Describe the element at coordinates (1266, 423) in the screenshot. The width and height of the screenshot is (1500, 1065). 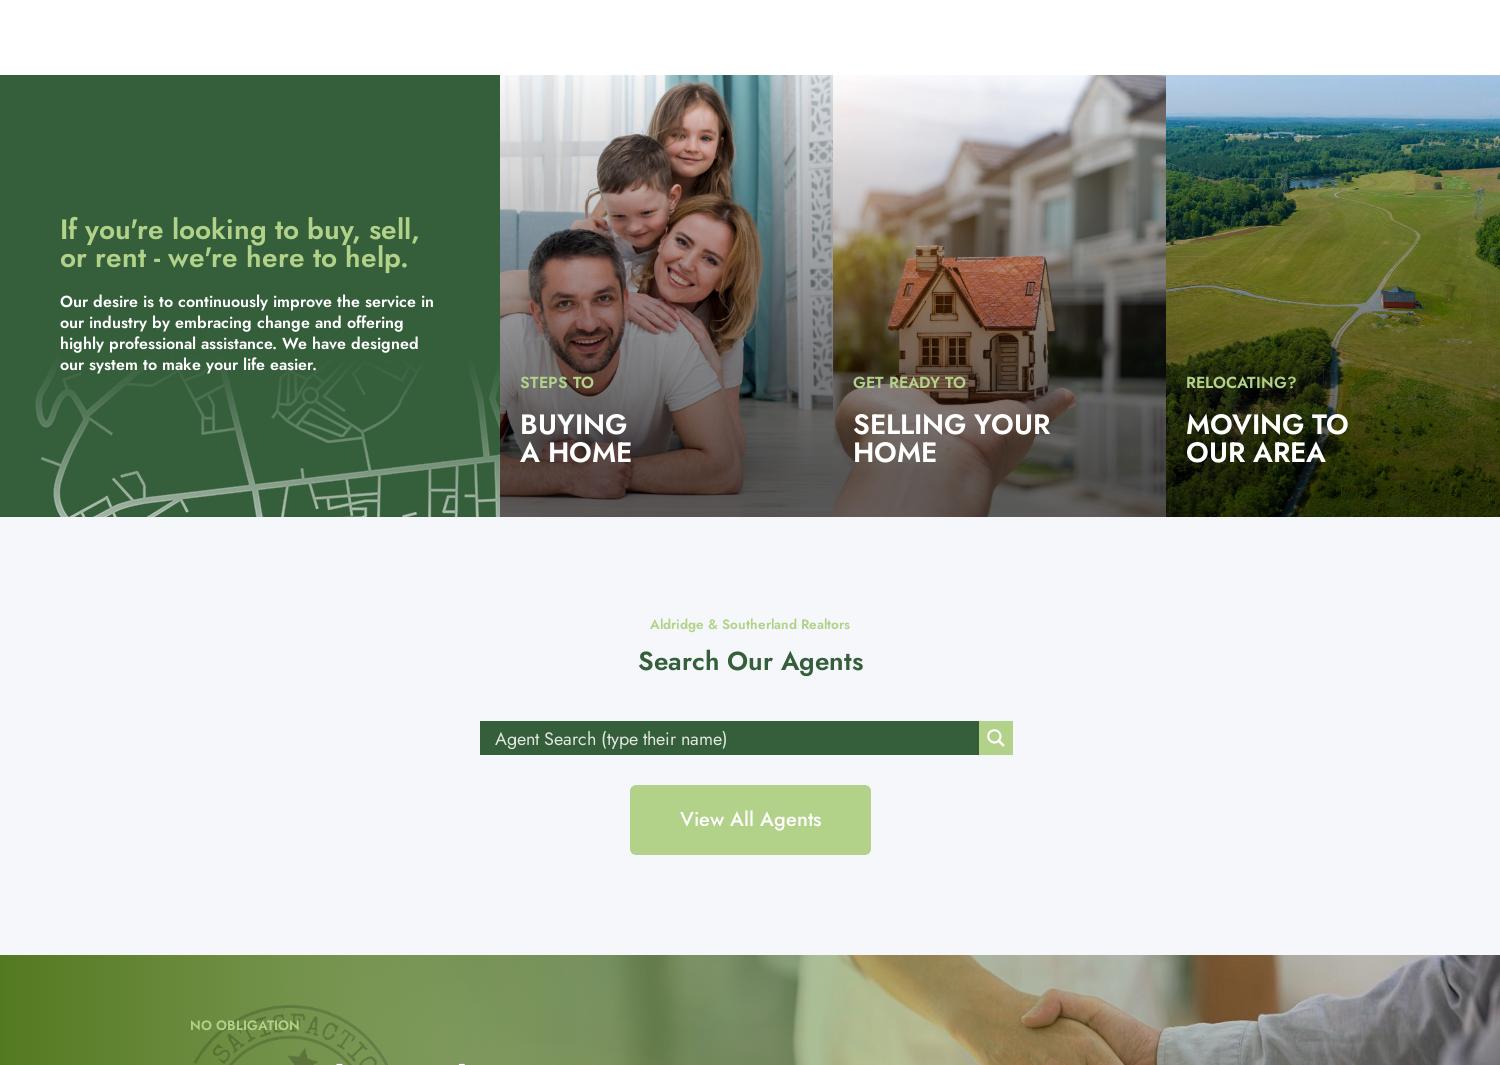
I see `'MOVING TO'` at that location.